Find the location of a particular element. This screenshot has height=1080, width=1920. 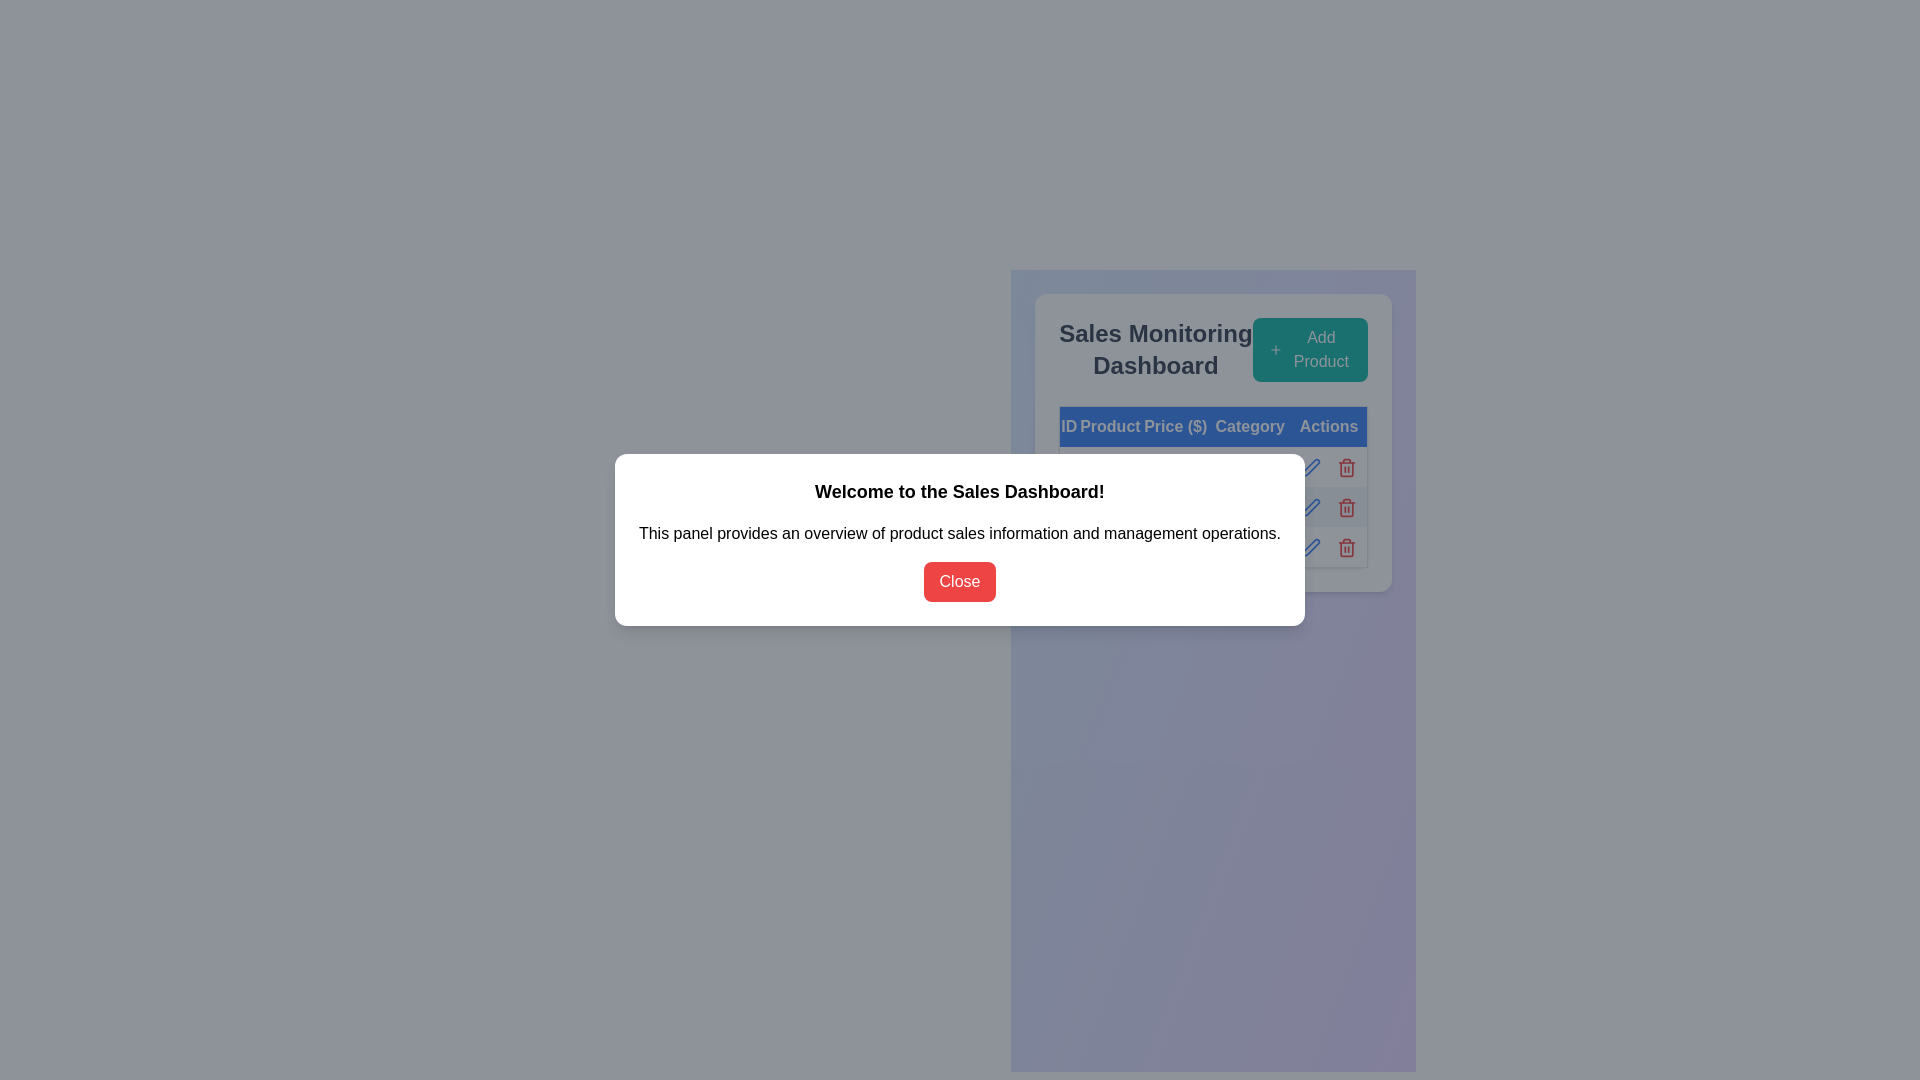

the deletion icon button located in the 'Actions' column of the table is located at coordinates (1347, 467).